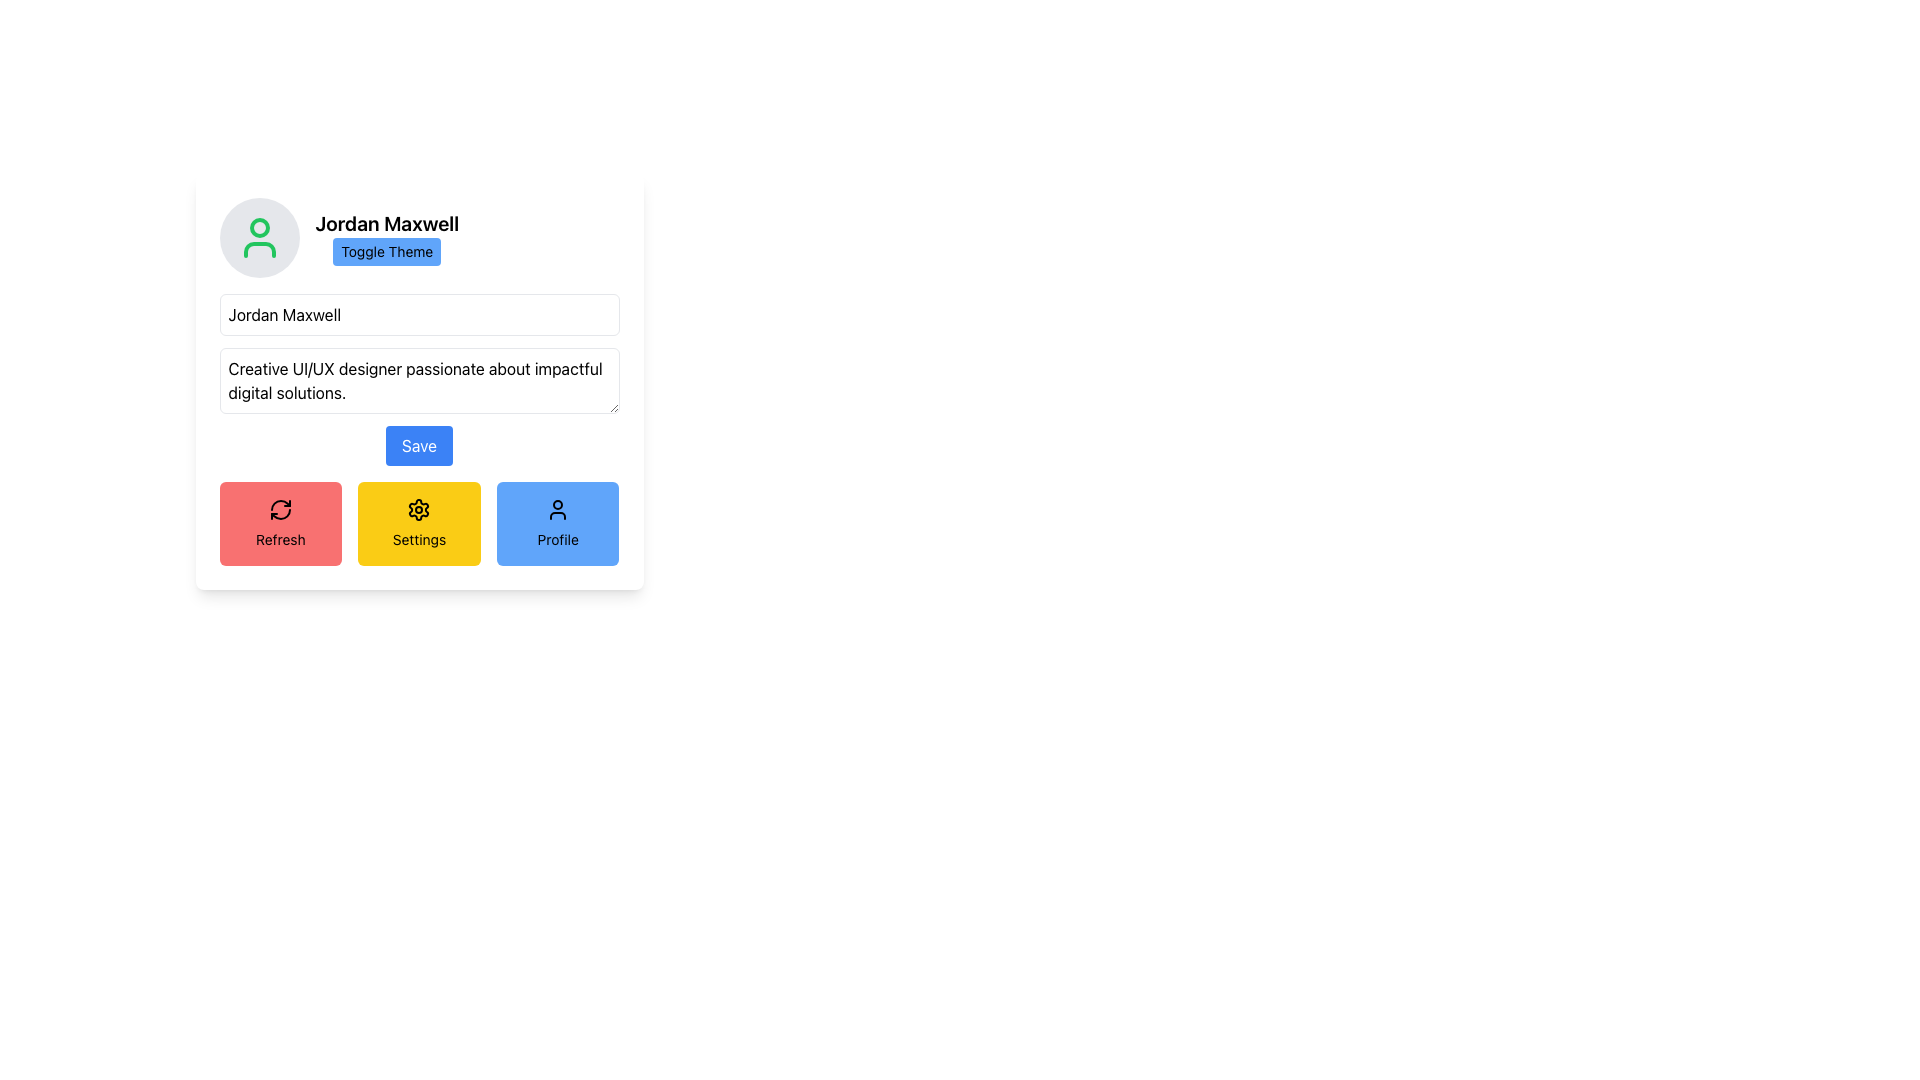  What do you see at coordinates (558, 523) in the screenshot?
I see `the 'Profile' button, which is the third button in a row of three buttons with a light blue background and a rounded-corner design` at bounding box center [558, 523].